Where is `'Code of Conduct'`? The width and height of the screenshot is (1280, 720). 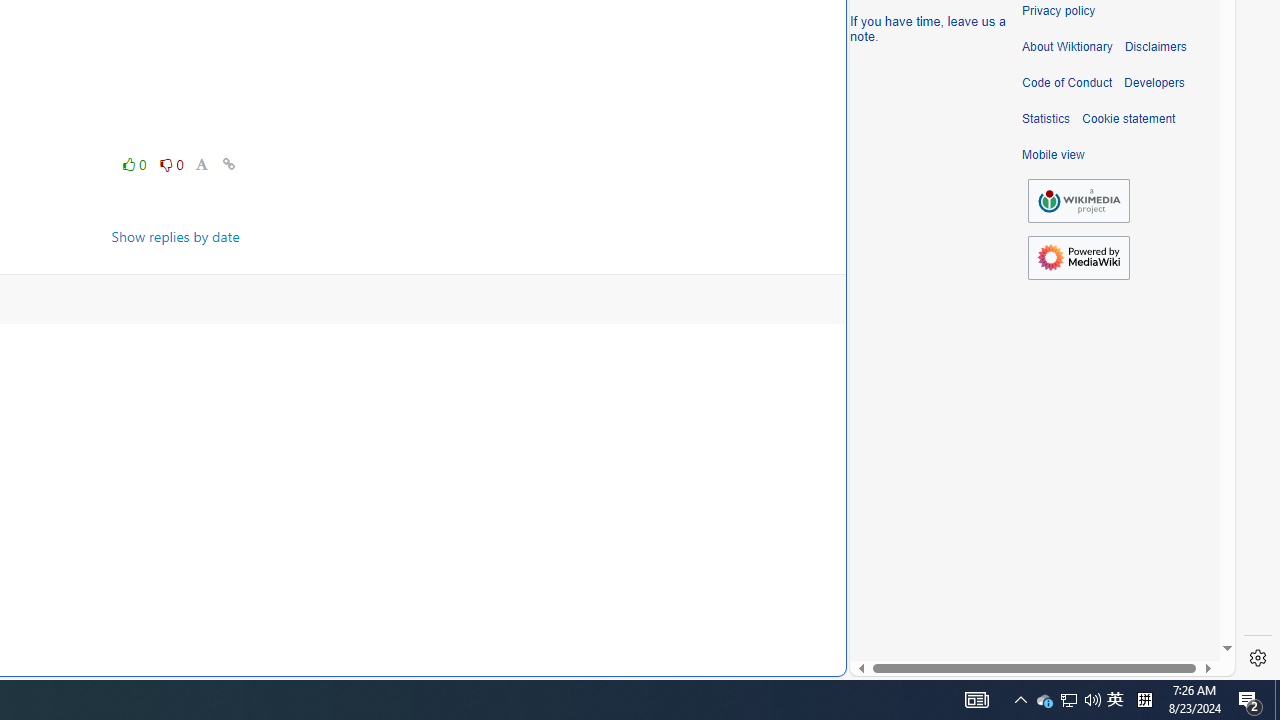
'Code of Conduct' is located at coordinates (1066, 82).